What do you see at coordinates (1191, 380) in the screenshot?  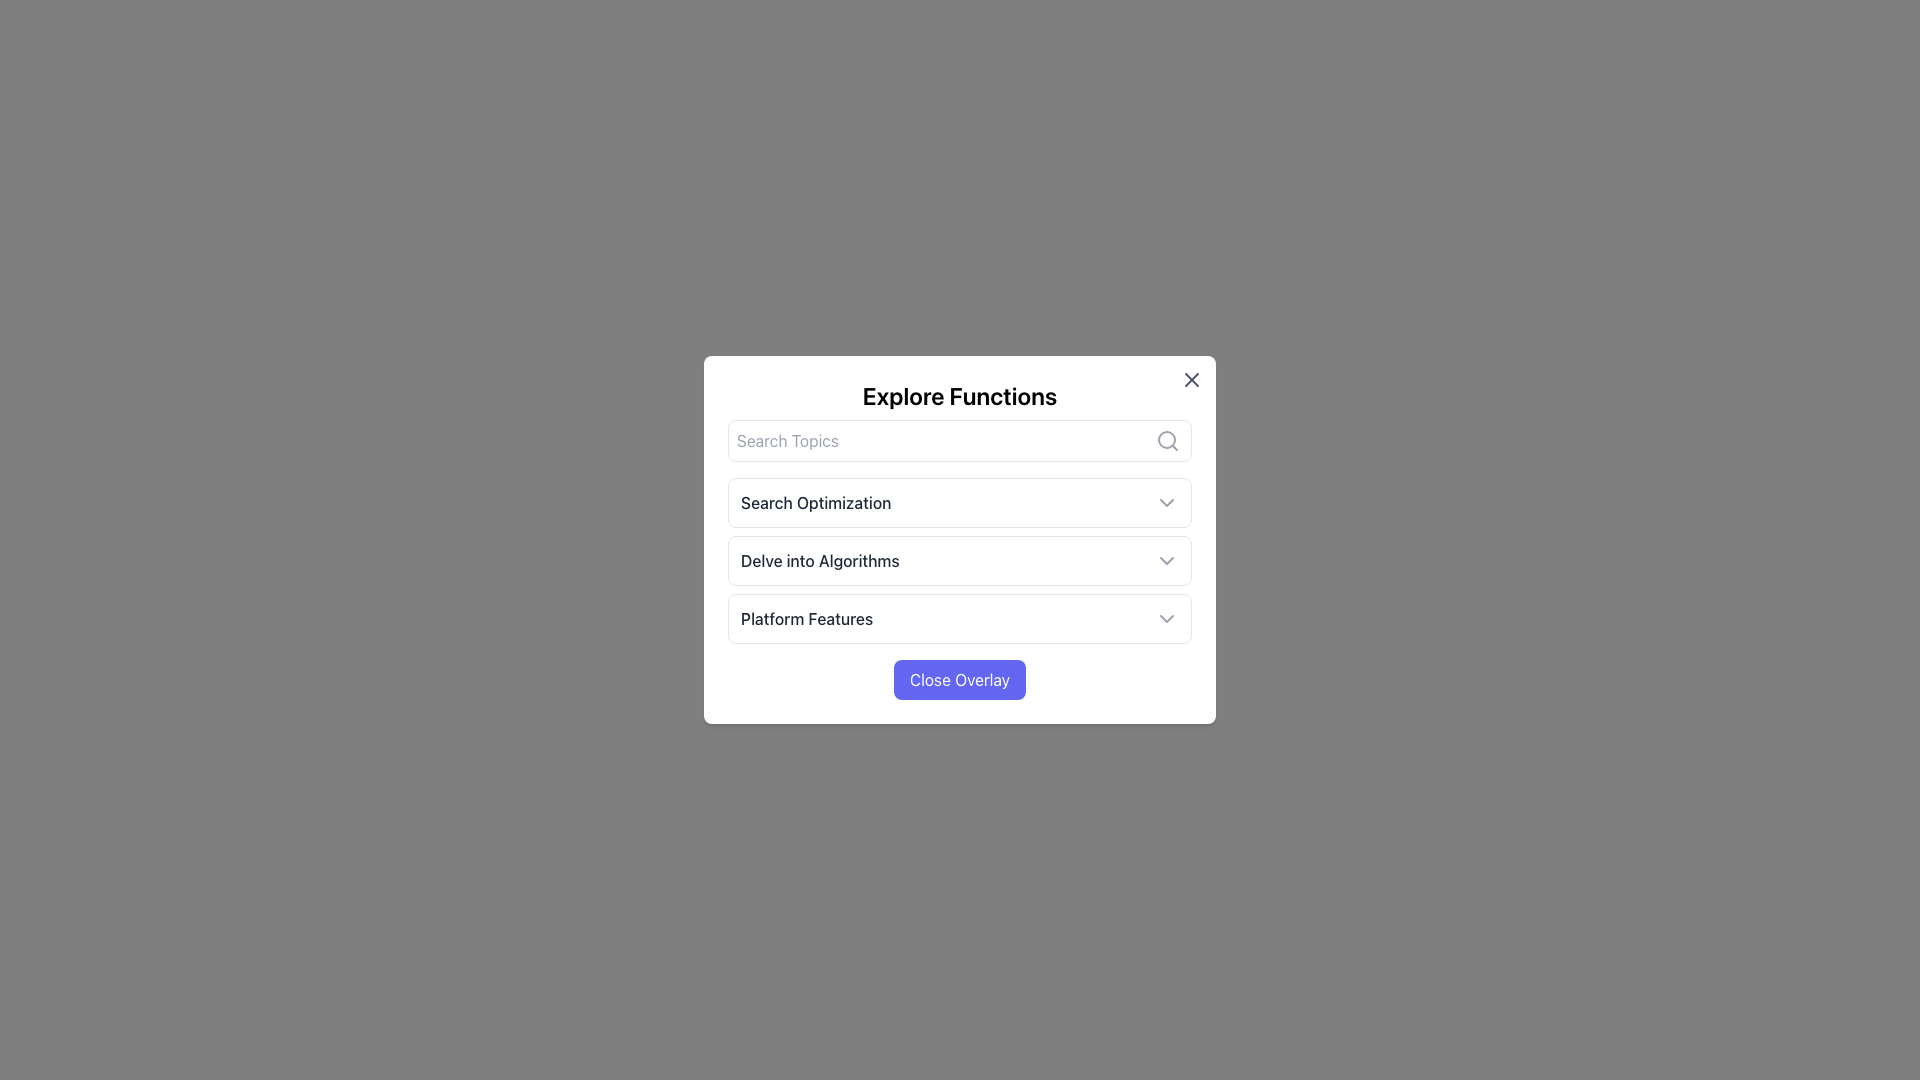 I see `the close button located at the top-right corner of the overlay interface for visual feedback` at bounding box center [1191, 380].